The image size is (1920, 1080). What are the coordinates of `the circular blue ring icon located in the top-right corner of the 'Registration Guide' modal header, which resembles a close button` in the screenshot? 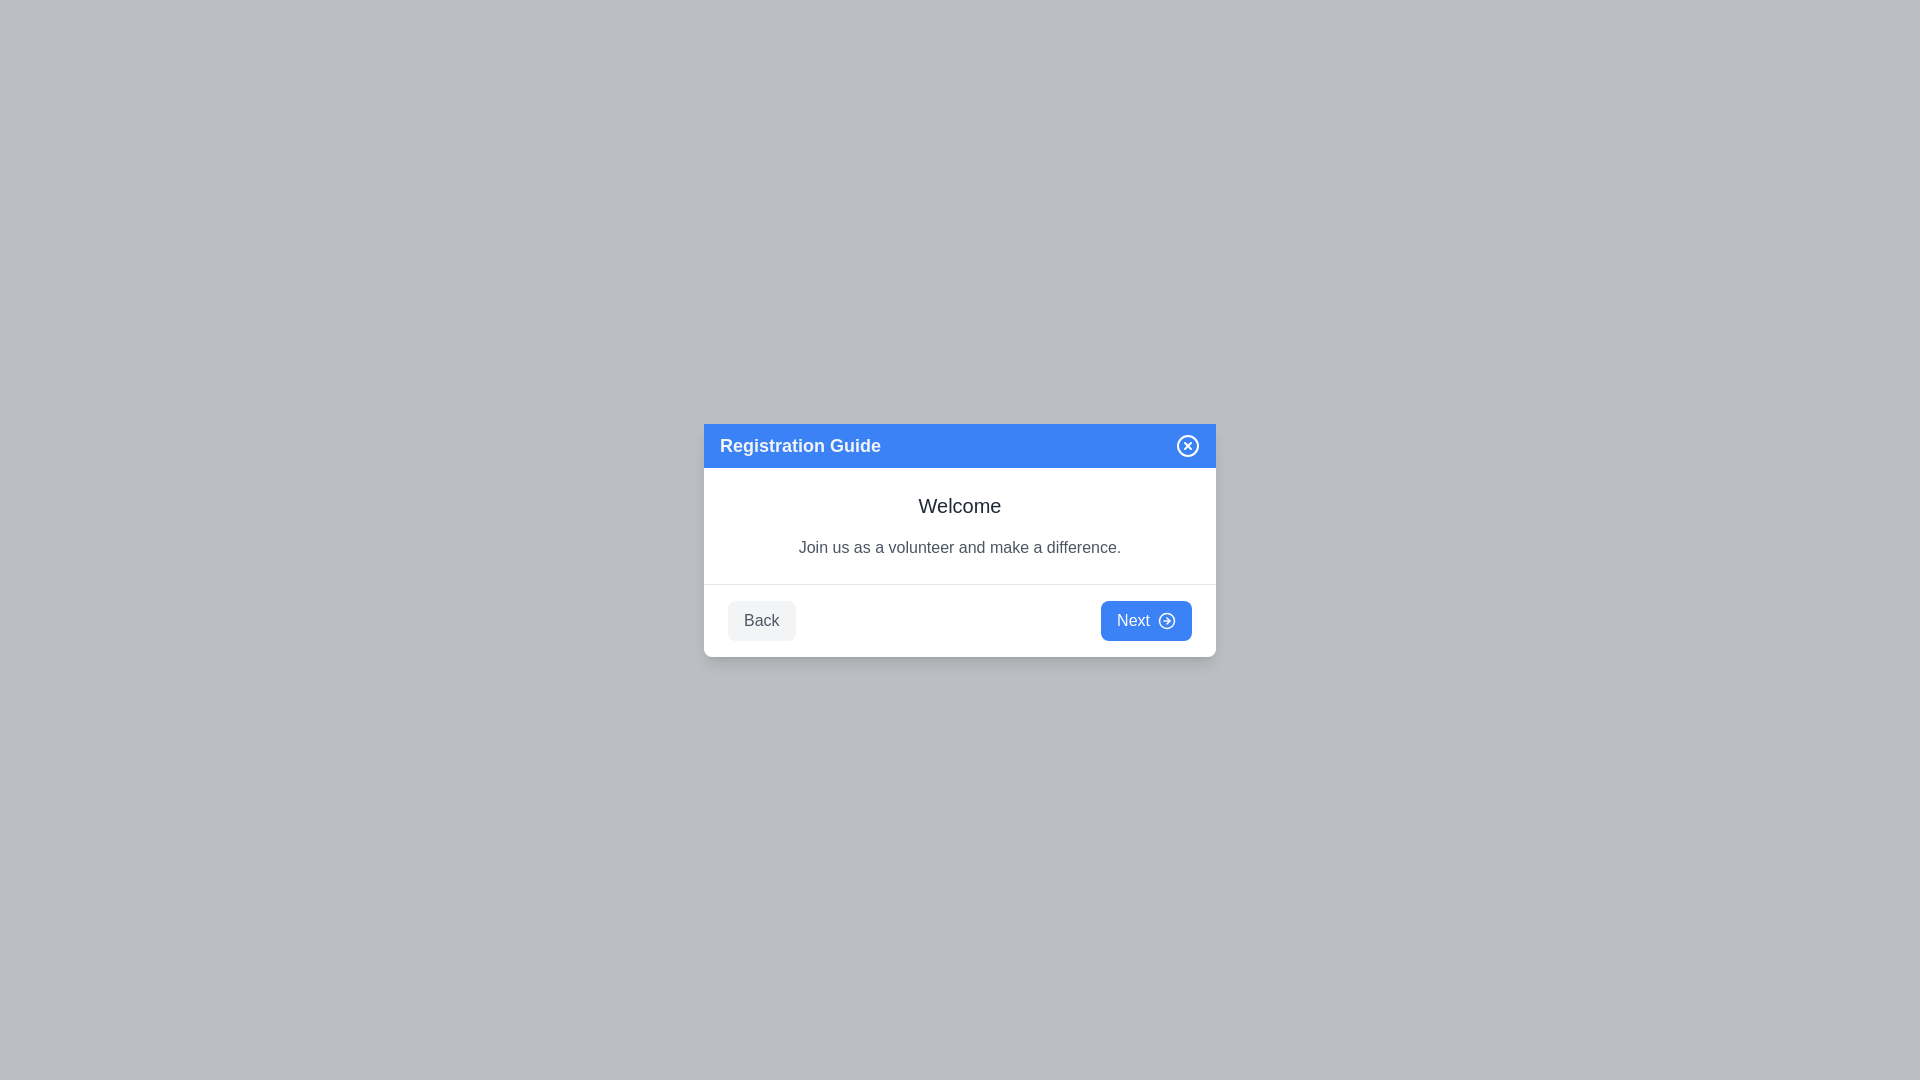 It's located at (1188, 444).